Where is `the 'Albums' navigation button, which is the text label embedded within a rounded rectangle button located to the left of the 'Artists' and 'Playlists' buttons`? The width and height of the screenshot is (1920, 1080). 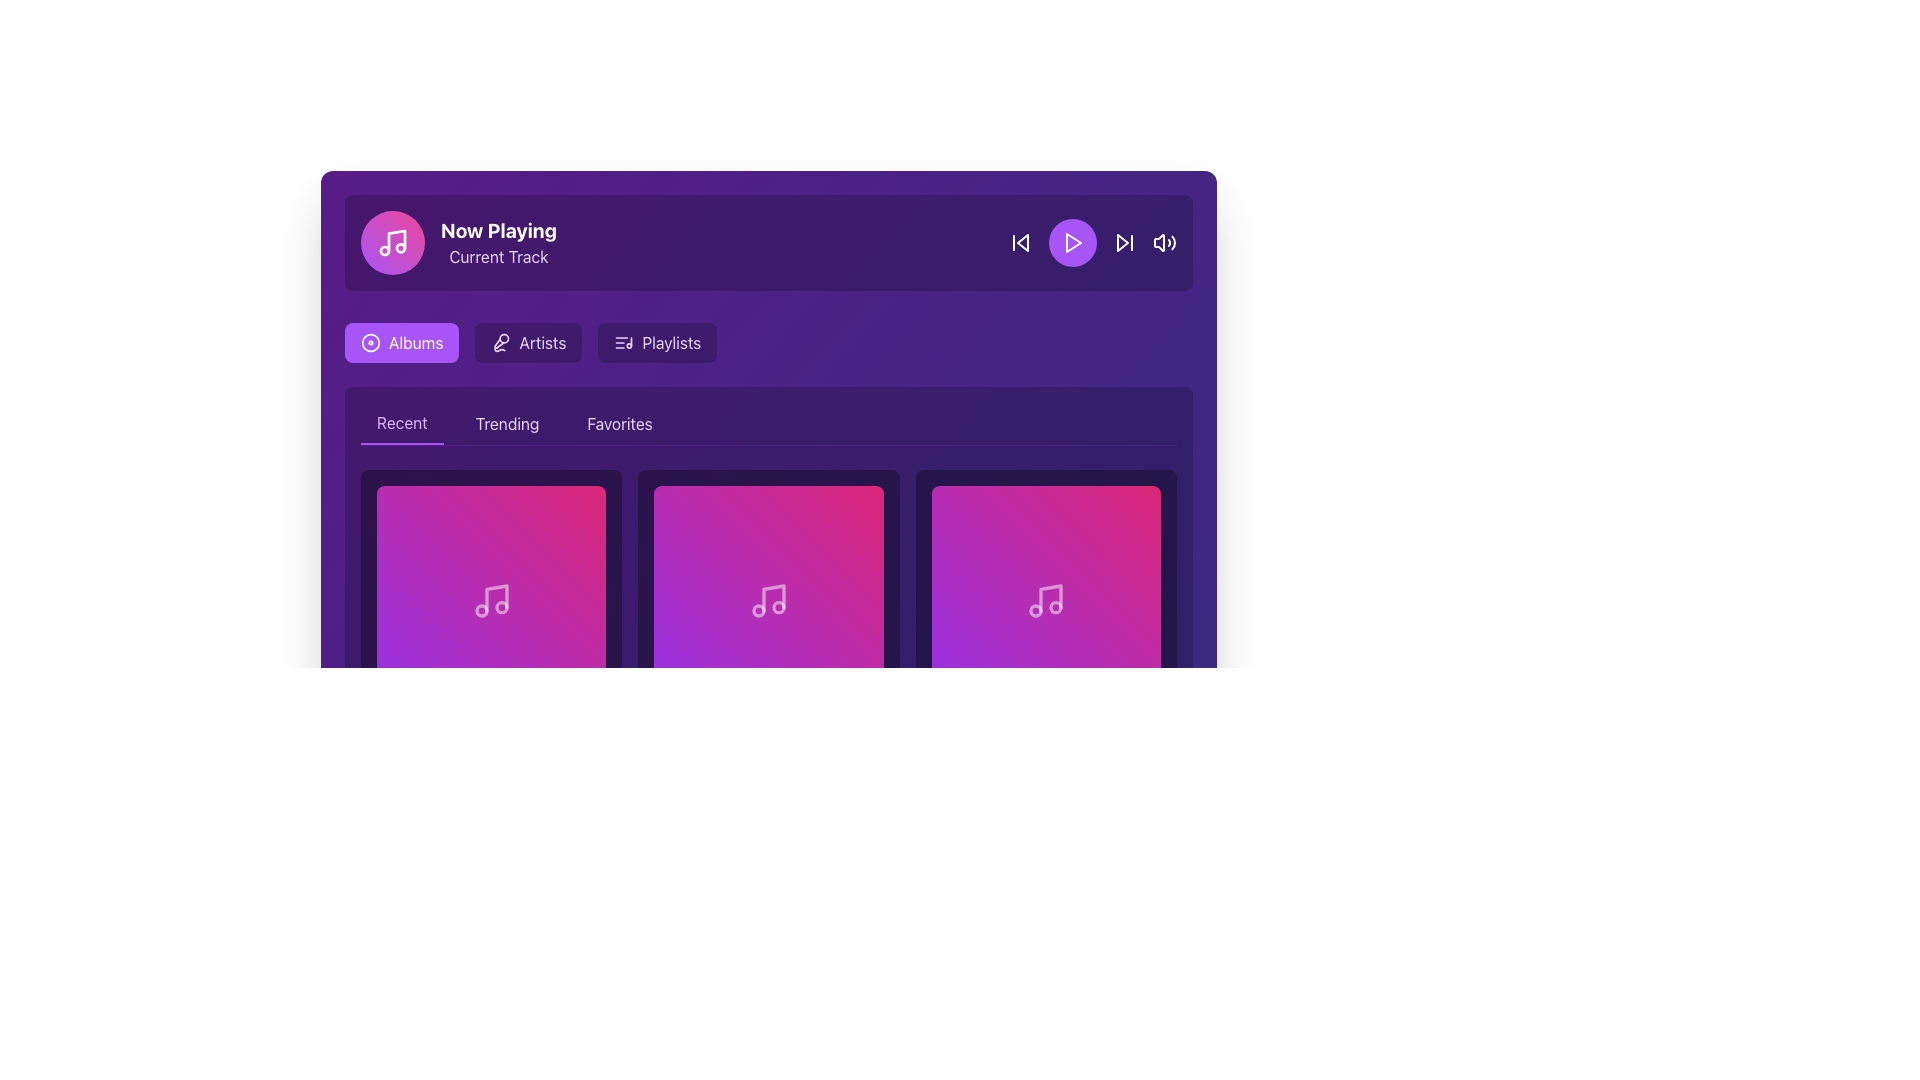 the 'Albums' navigation button, which is the text label embedded within a rounded rectangle button located to the left of the 'Artists' and 'Playlists' buttons is located at coordinates (415, 342).